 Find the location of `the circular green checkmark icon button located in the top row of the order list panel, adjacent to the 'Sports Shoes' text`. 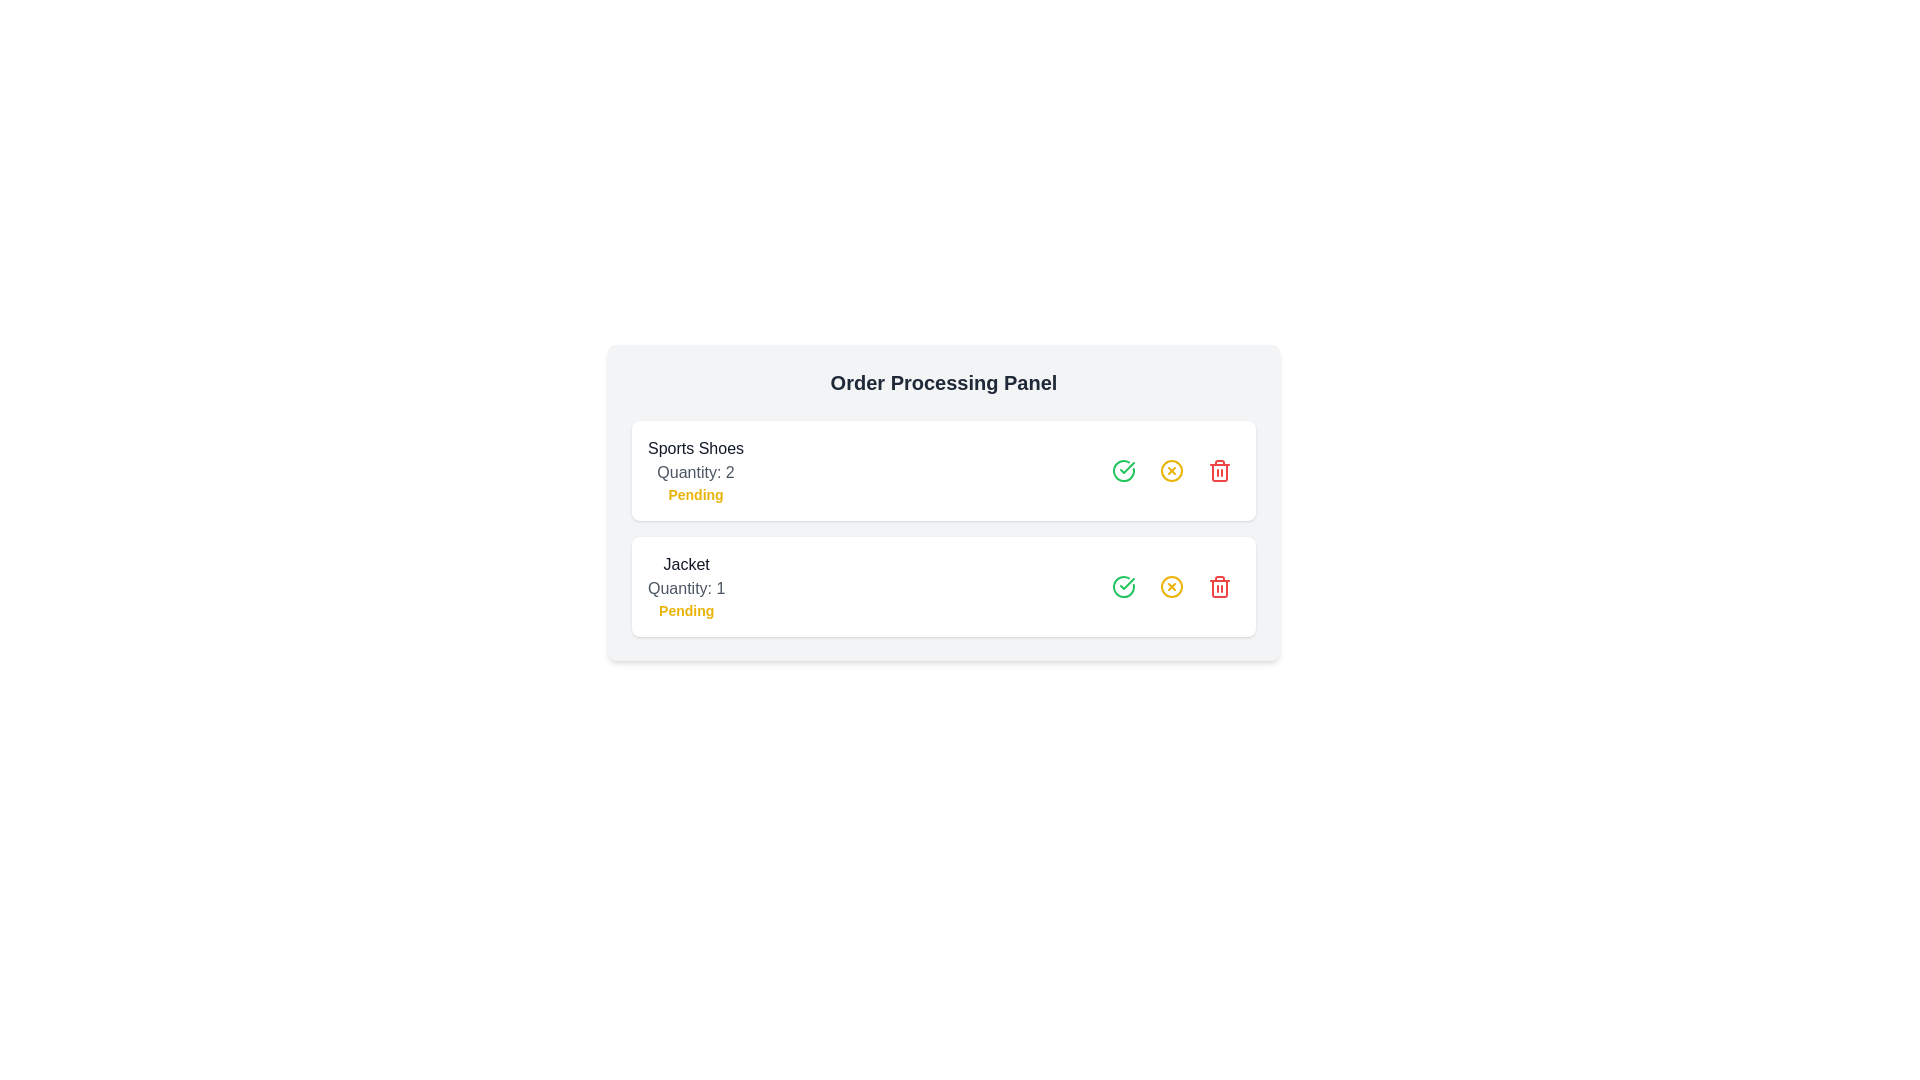

the circular green checkmark icon button located in the top row of the order list panel, adjacent to the 'Sports Shoes' text is located at coordinates (1123, 470).